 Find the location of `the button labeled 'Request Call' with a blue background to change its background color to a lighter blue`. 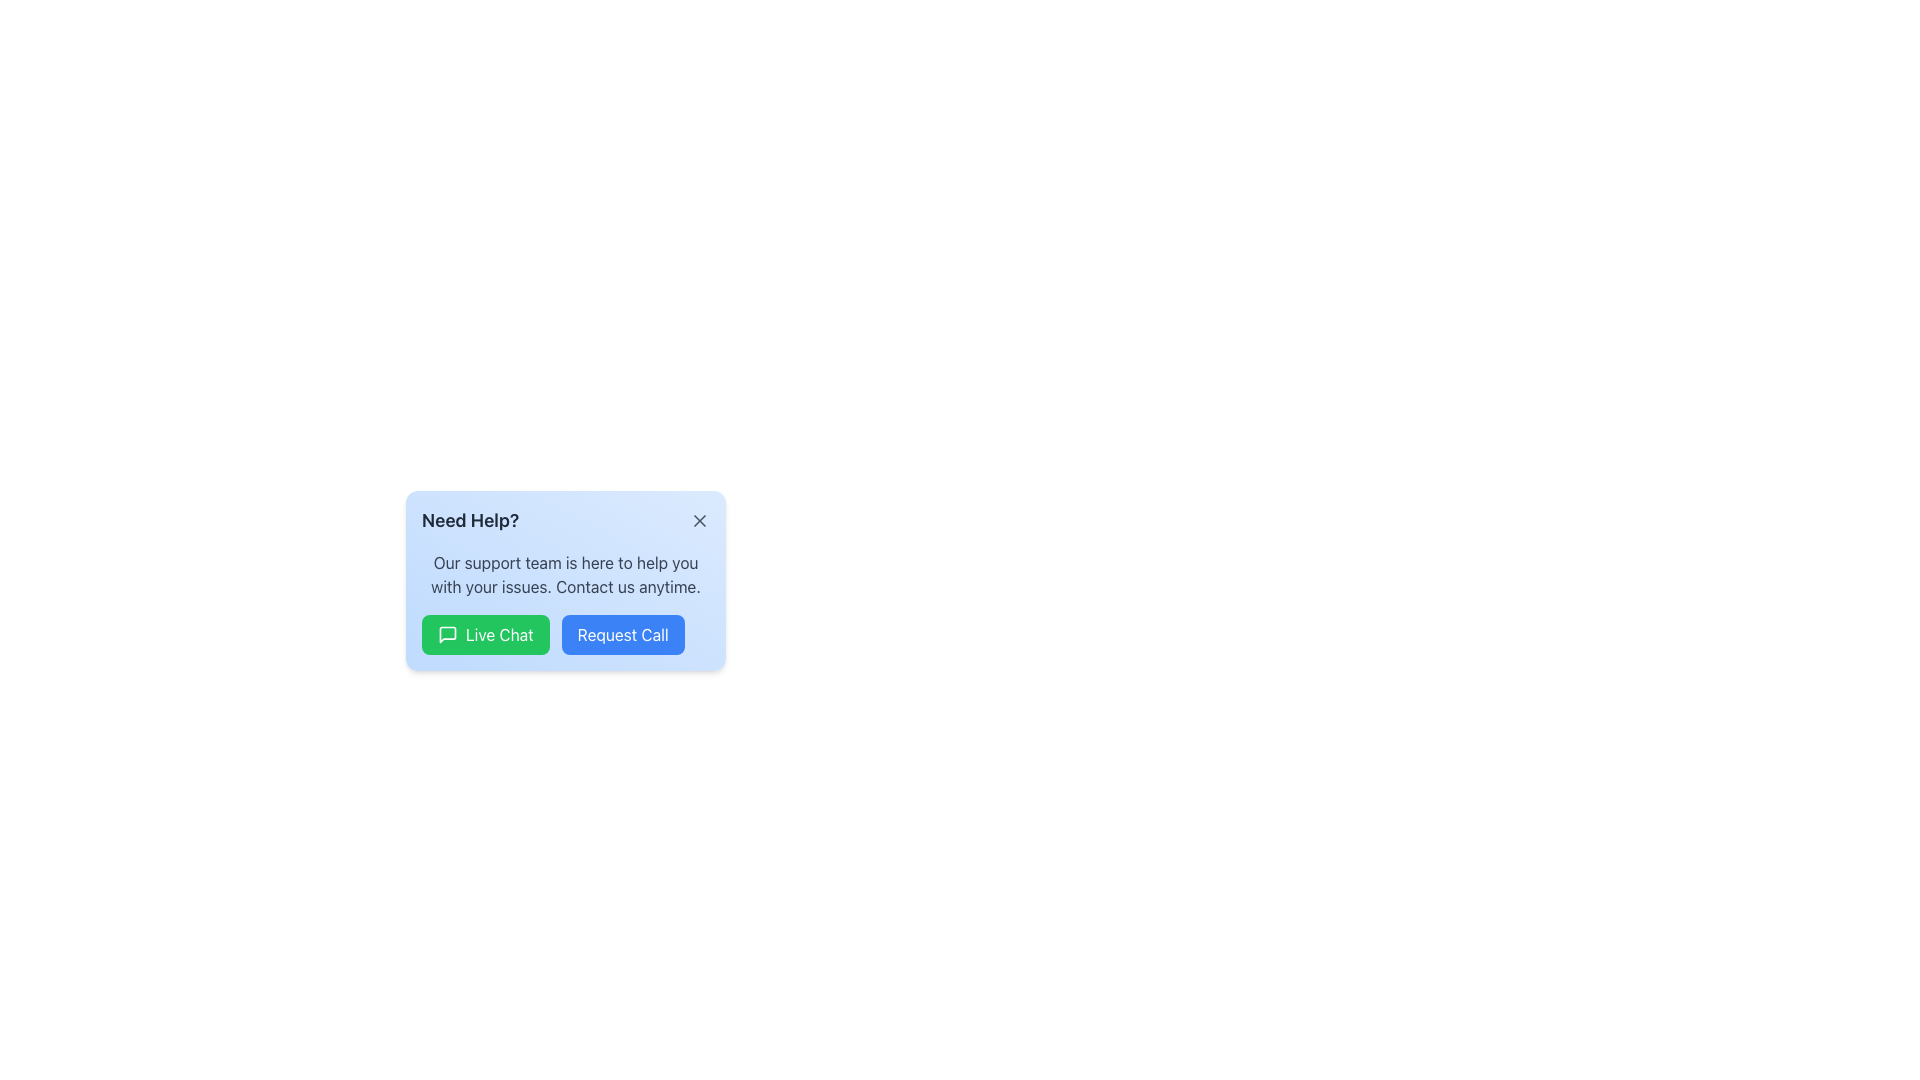

the button labeled 'Request Call' with a blue background to change its background color to a lighter blue is located at coordinates (622, 635).